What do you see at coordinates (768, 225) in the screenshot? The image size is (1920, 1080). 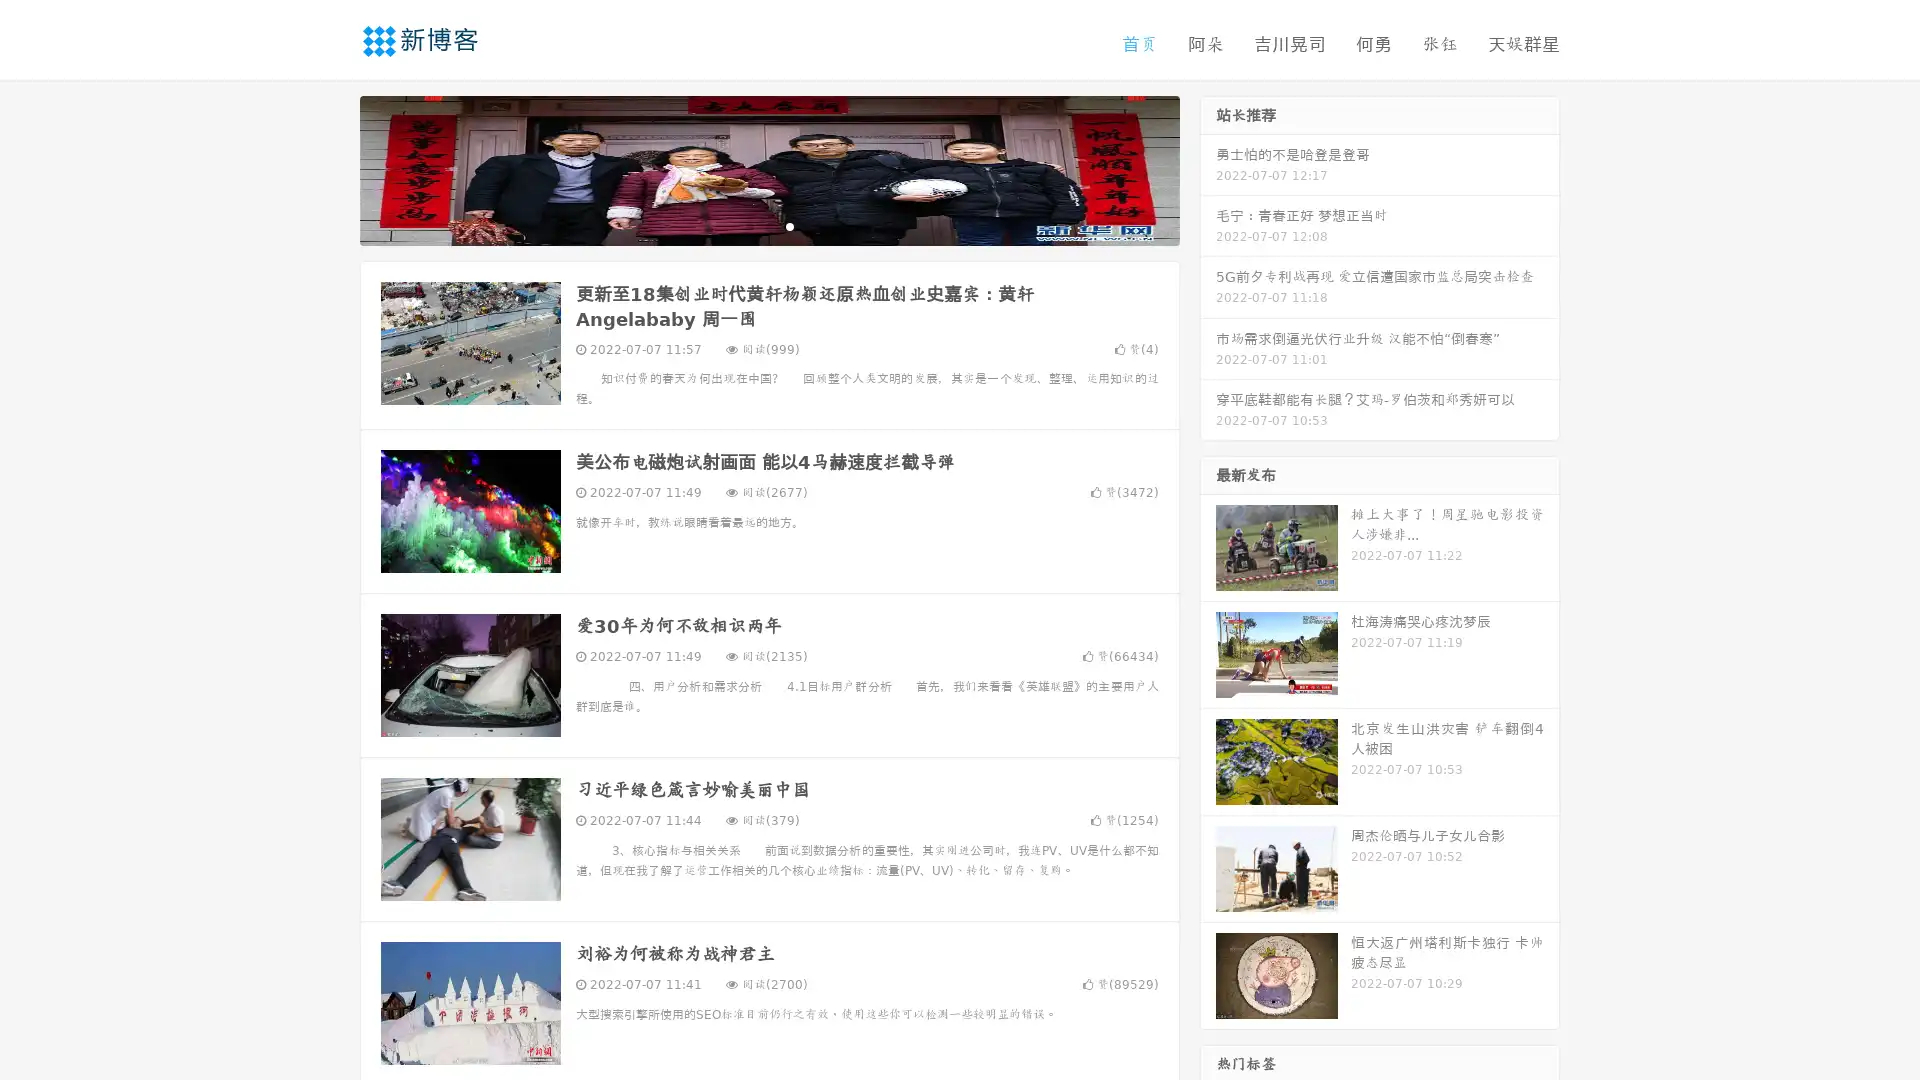 I see `Go to slide 2` at bounding box center [768, 225].